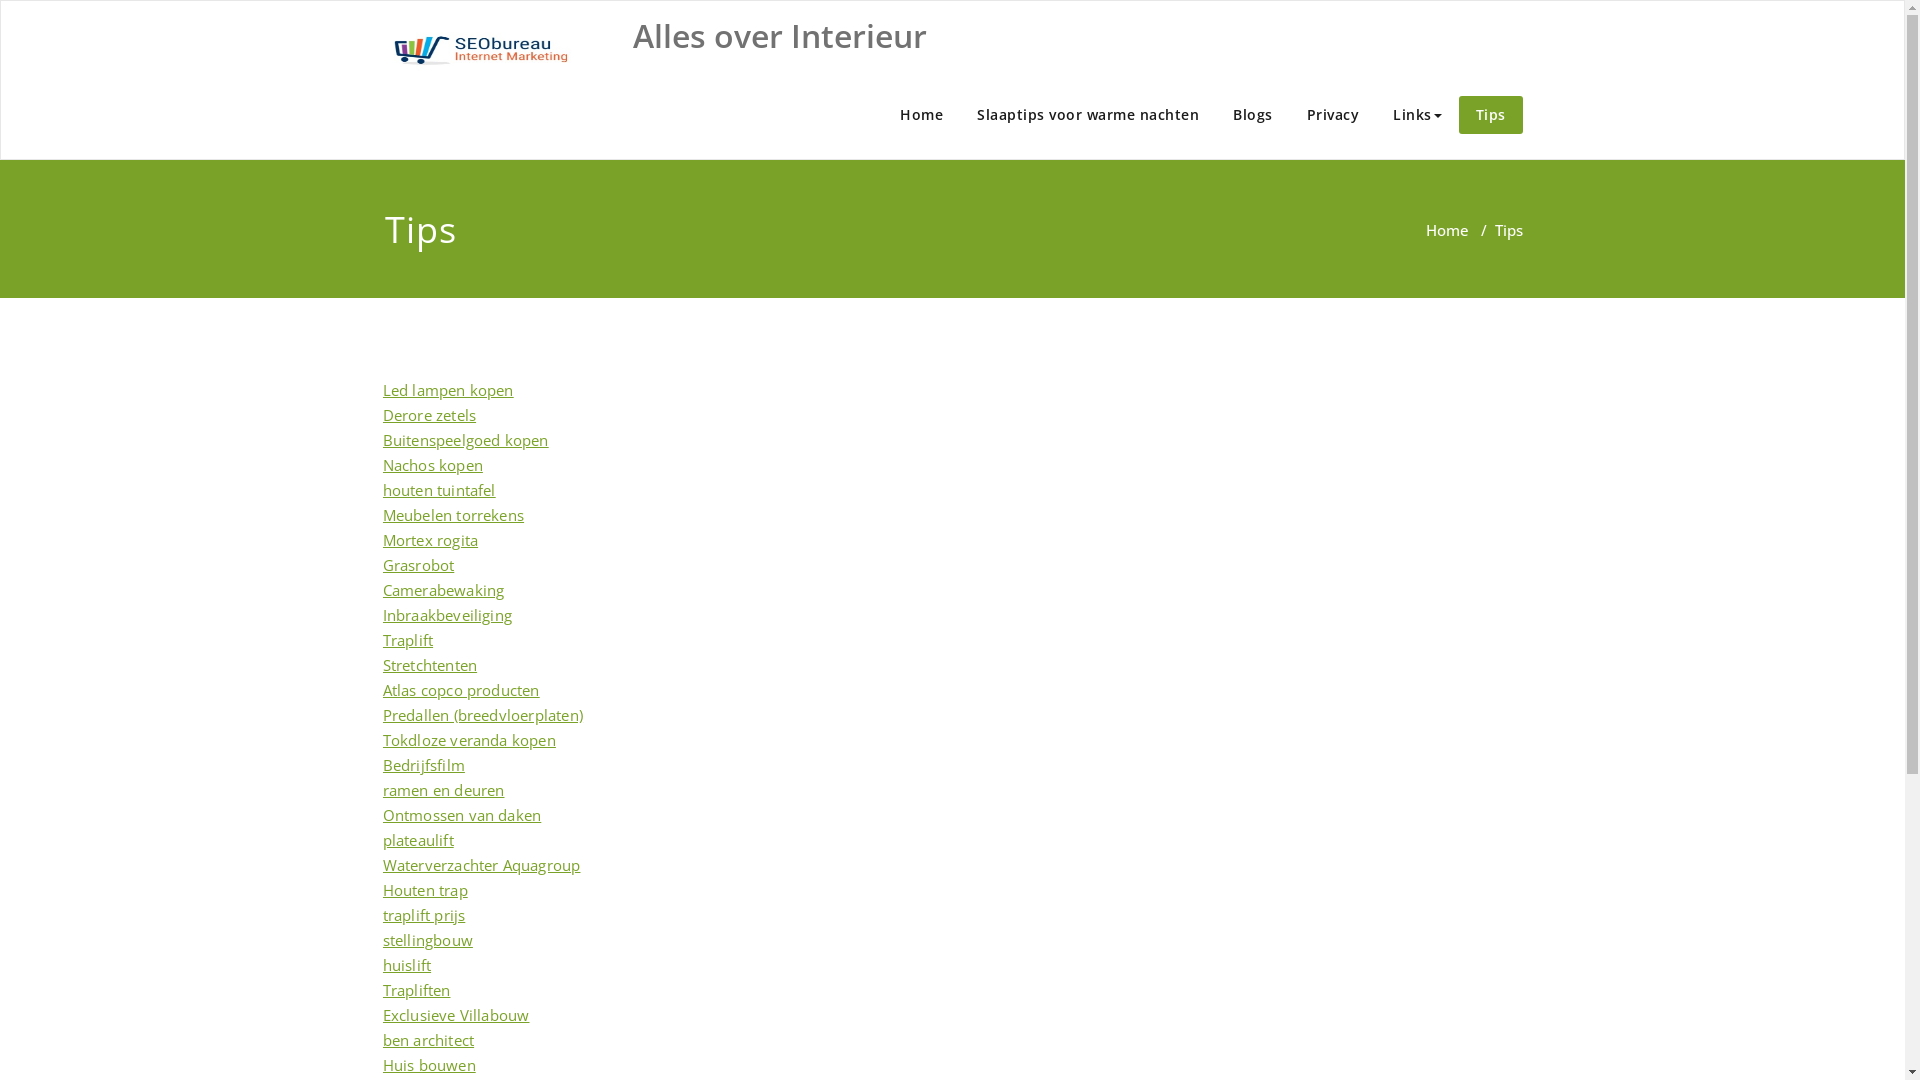  I want to click on 'plateaulift', so click(382, 840).